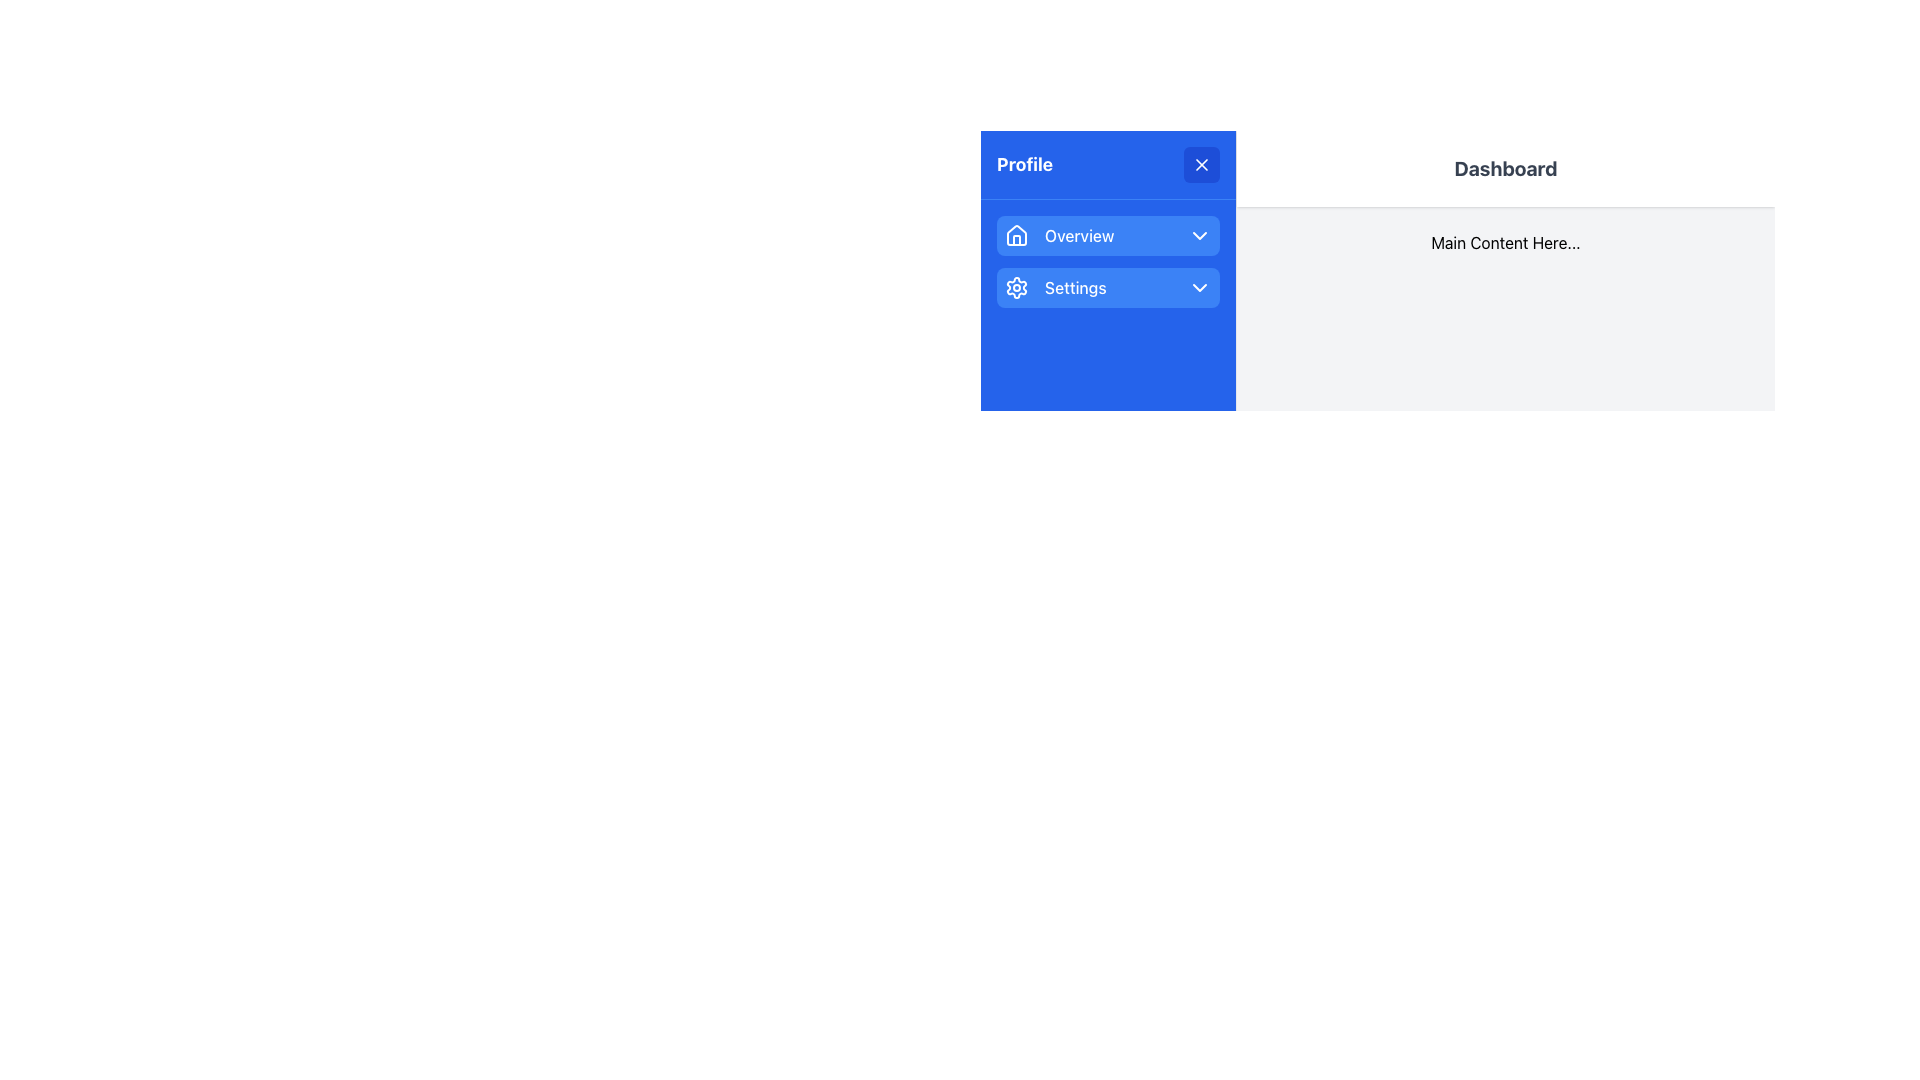  Describe the element at coordinates (1200, 288) in the screenshot. I see `the chevron icon indicating a dropdown menu for the 'Settings' option, which is positioned on the far right of the 'Settings' menu item` at that location.